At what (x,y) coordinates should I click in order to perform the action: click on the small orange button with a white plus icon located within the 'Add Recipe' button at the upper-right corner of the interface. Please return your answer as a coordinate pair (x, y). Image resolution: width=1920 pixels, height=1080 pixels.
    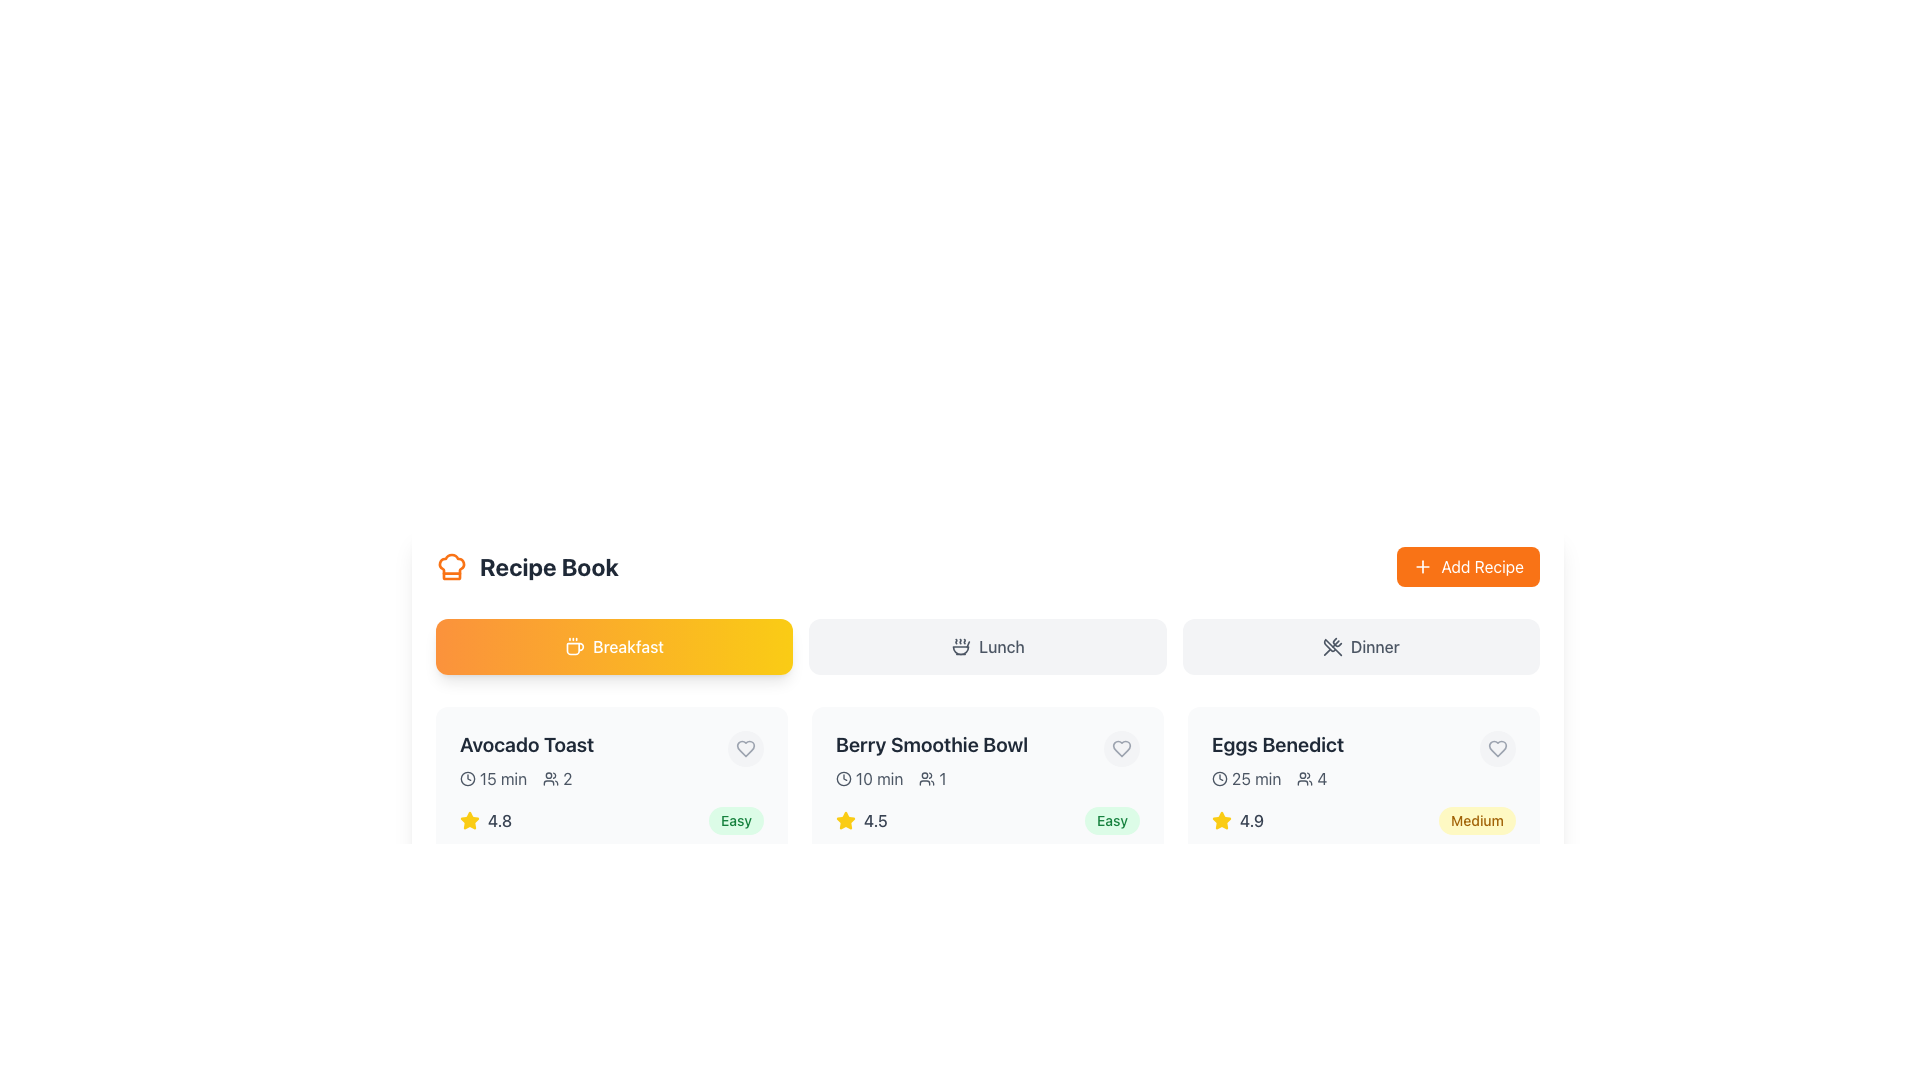
    Looking at the image, I should click on (1422, 567).